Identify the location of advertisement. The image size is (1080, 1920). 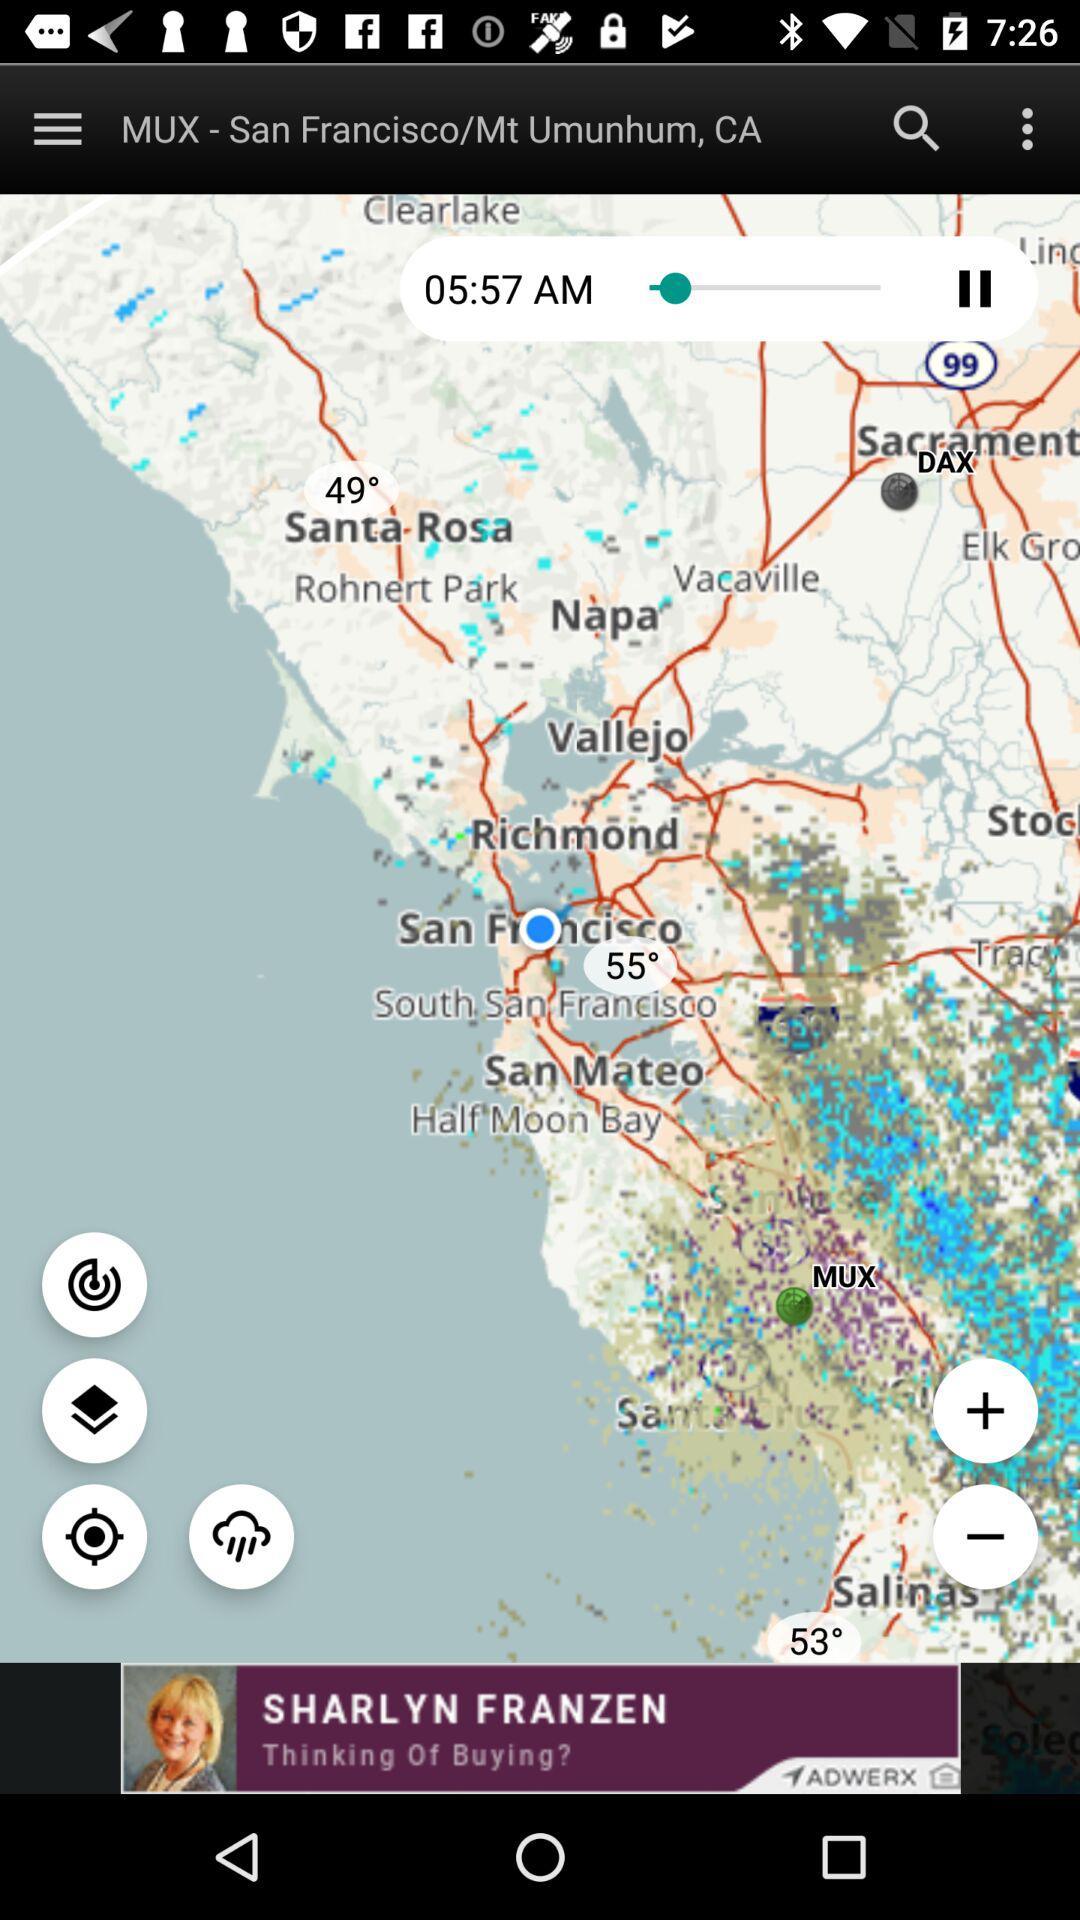
(540, 1727).